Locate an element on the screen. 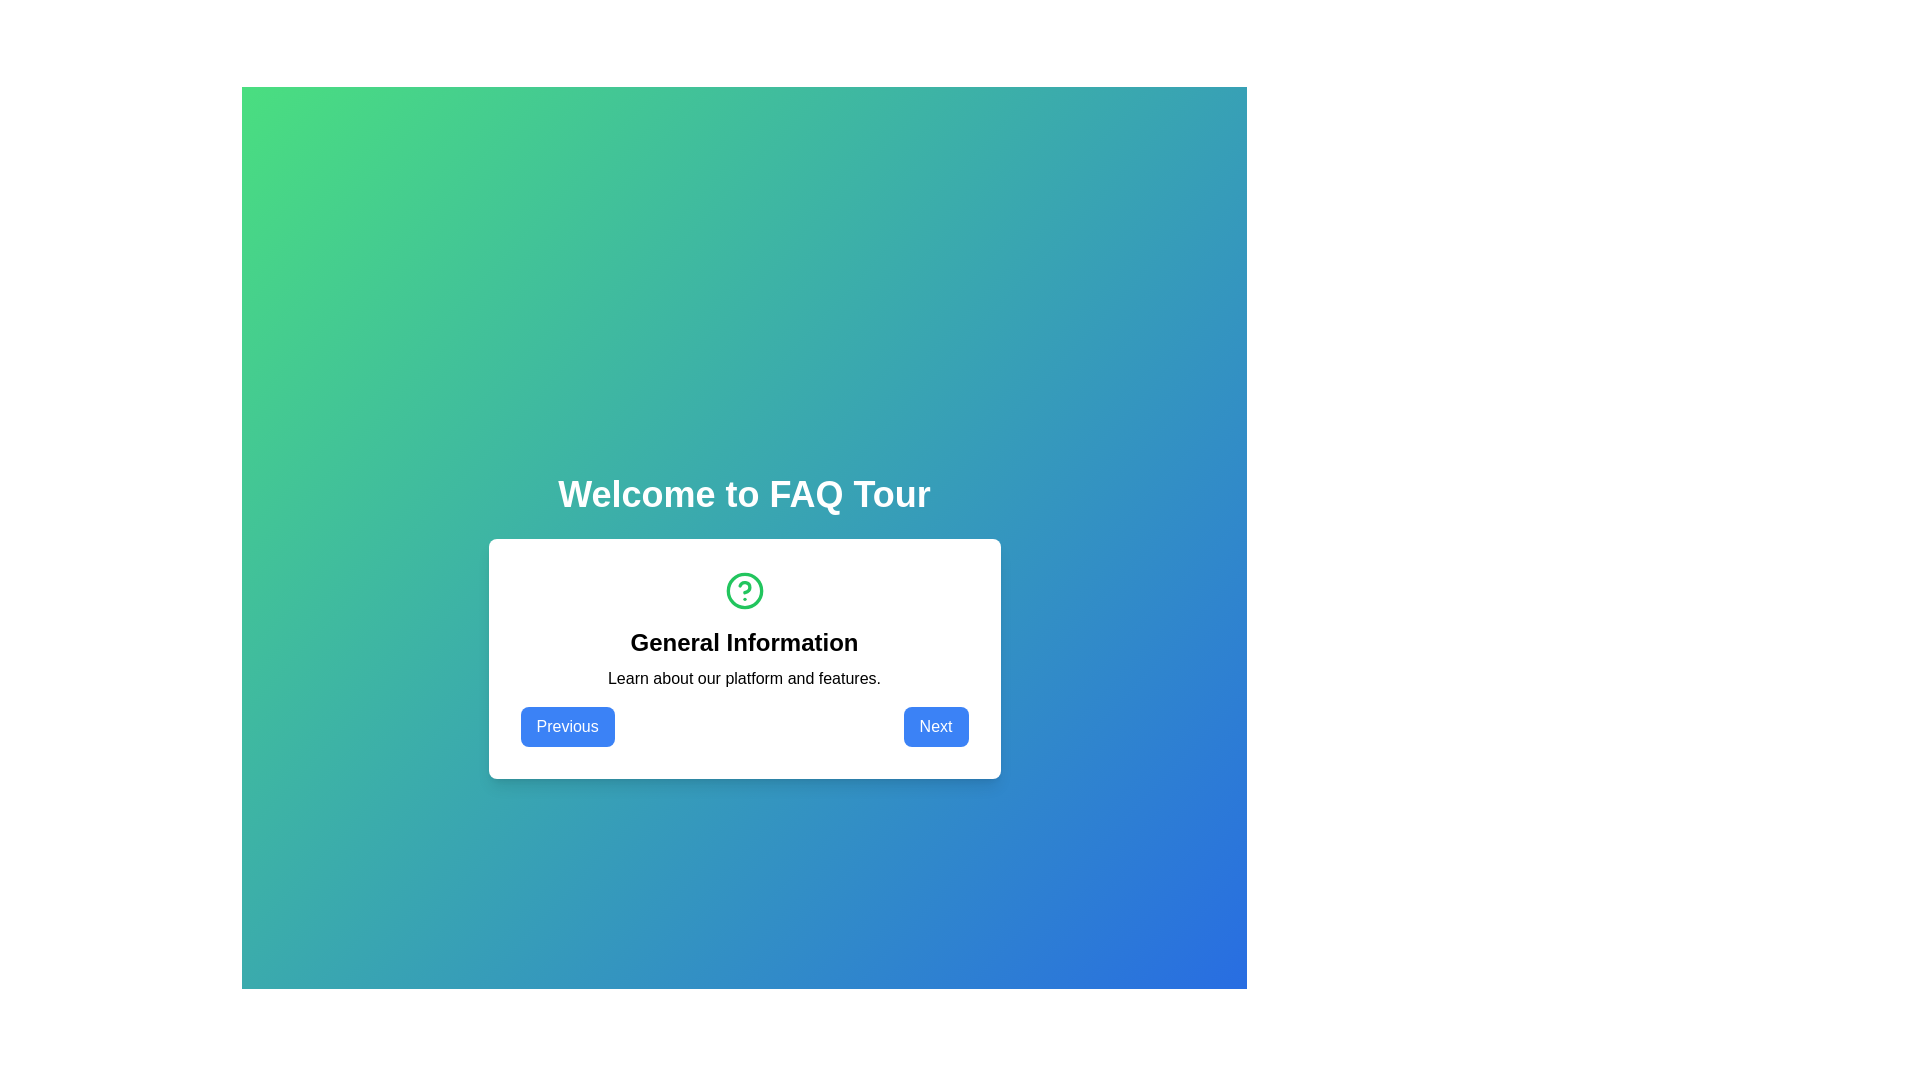  the 'Next' button located in the bottom-right corner of the modal to proceed to the next step is located at coordinates (935, 726).